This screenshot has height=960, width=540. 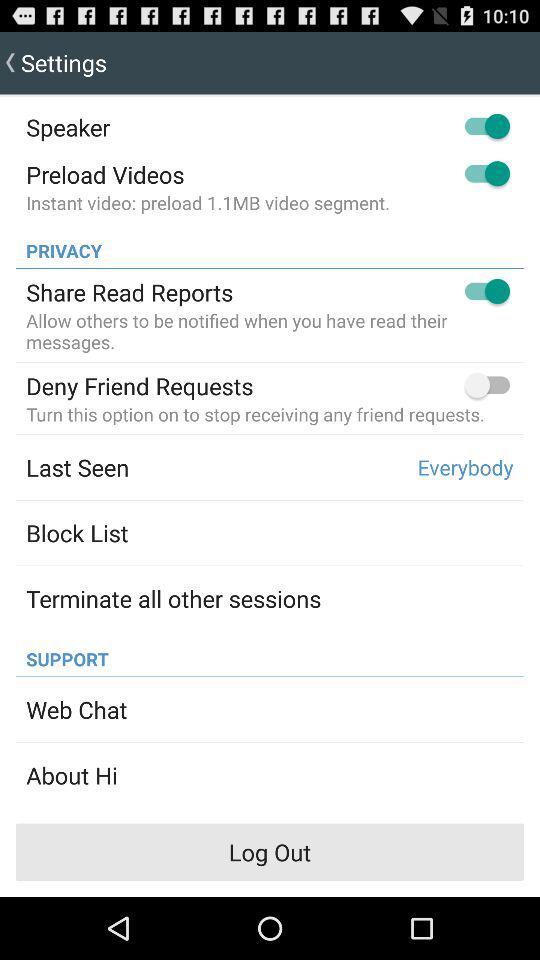 What do you see at coordinates (270, 851) in the screenshot?
I see `log out` at bounding box center [270, 851].